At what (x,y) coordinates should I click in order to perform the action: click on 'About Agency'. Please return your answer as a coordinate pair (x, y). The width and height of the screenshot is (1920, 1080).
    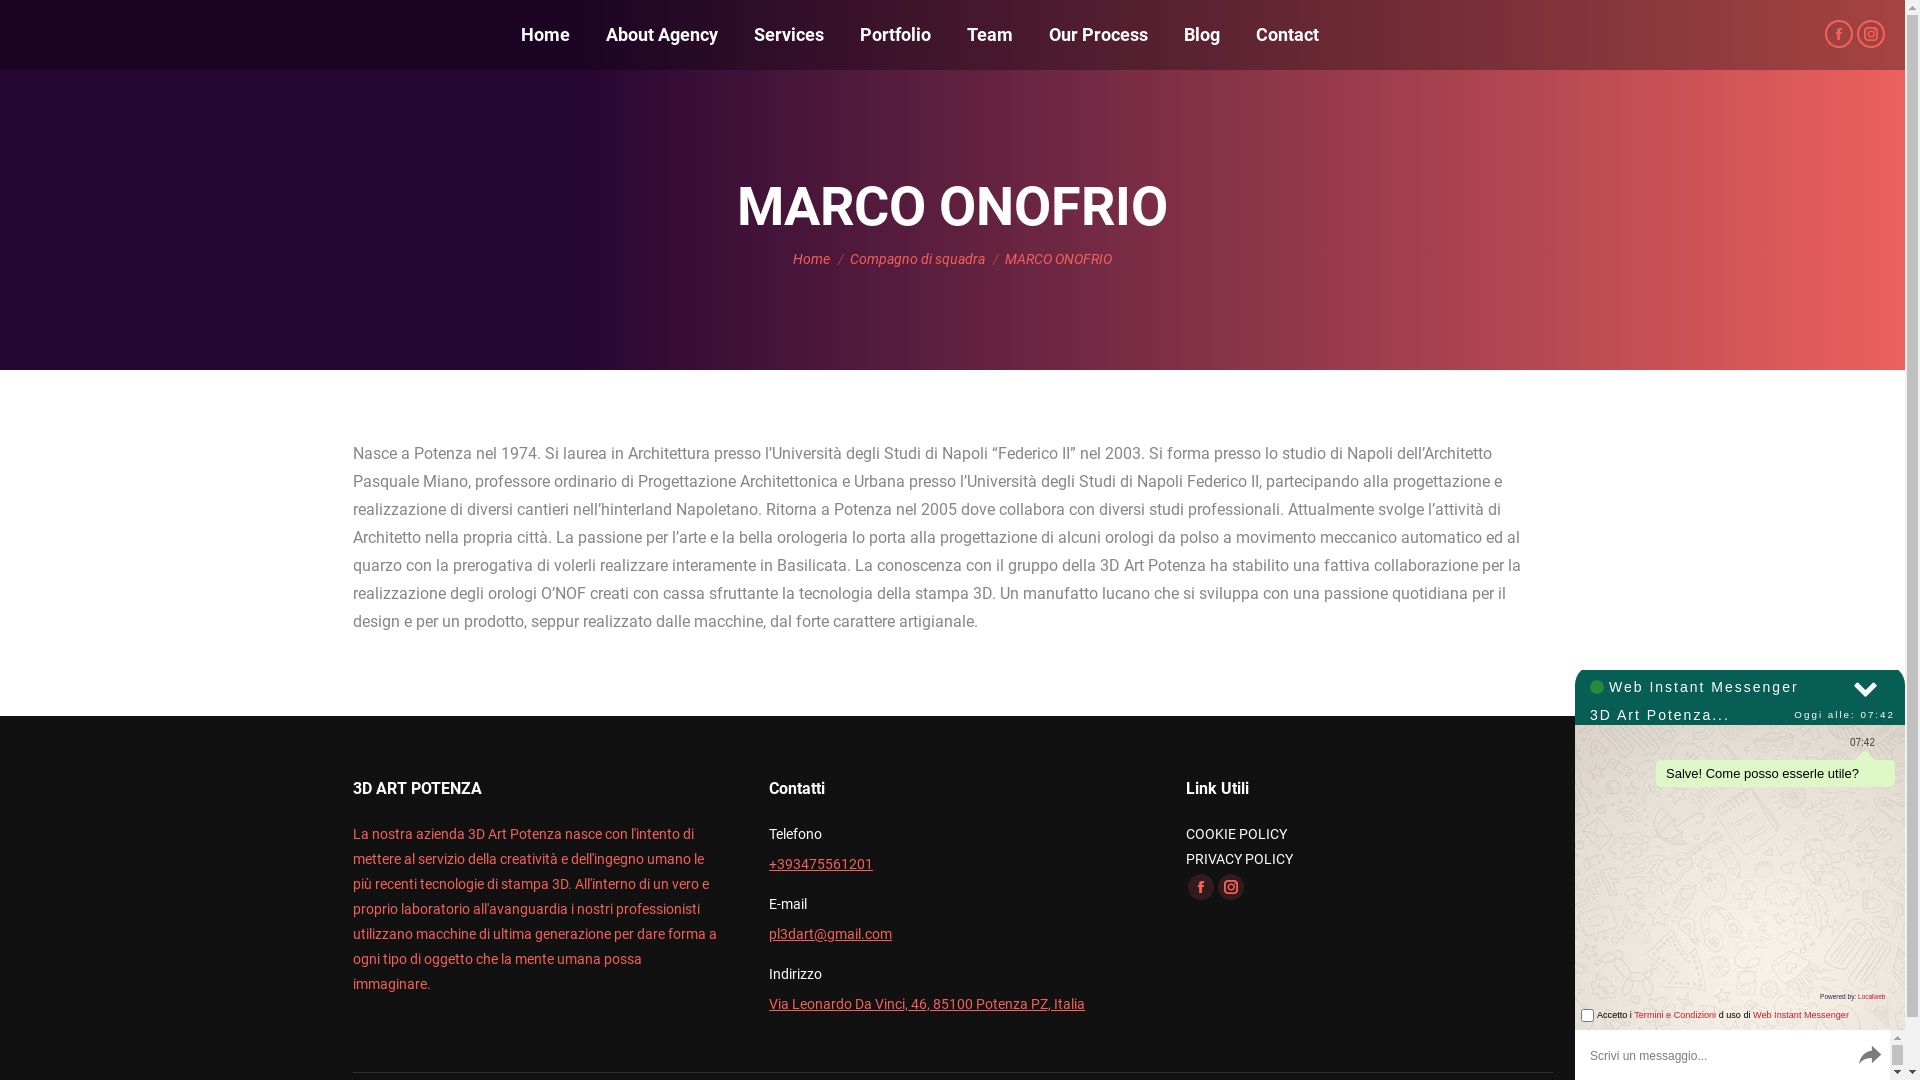
    Looking at the image, I should click on (662, 34).